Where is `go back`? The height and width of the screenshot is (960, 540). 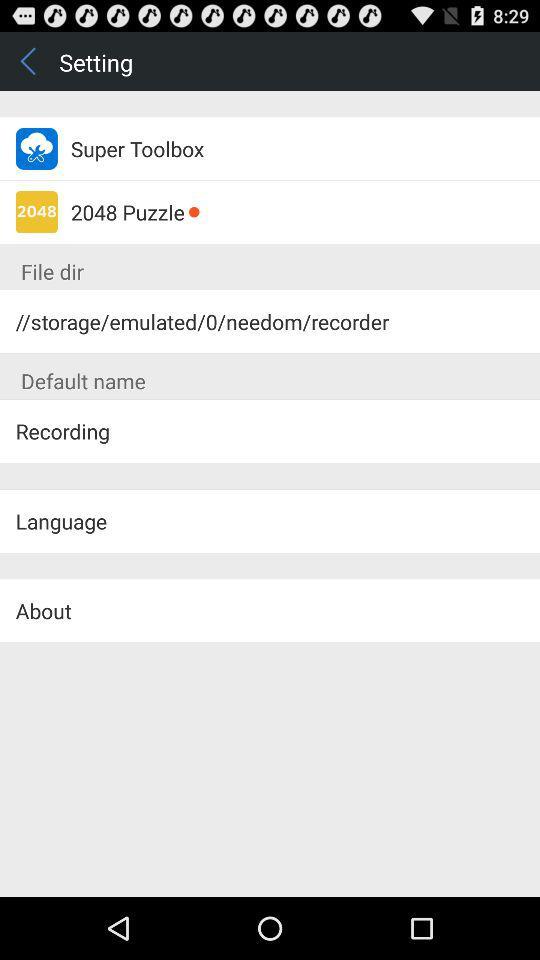
go back is located at coordinates (28, 61).